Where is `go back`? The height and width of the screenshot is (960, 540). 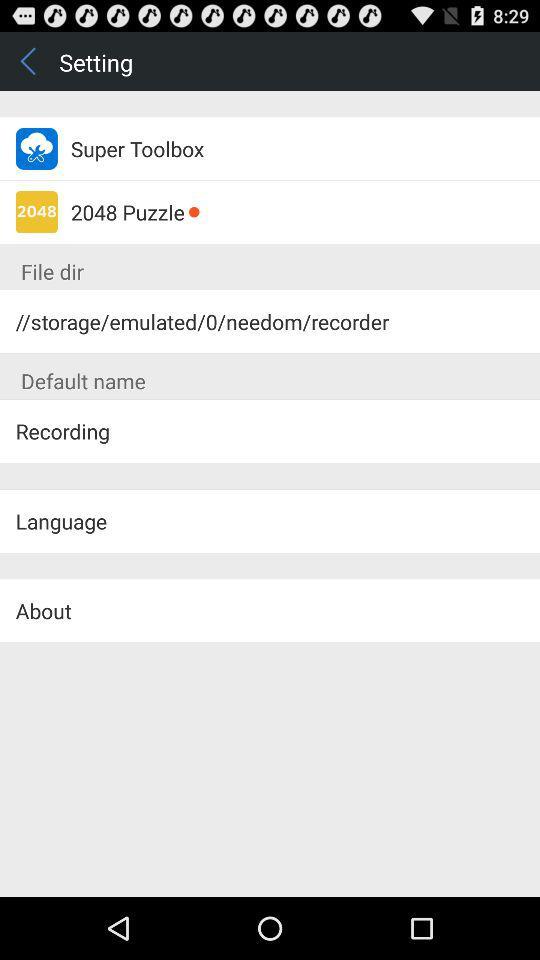
go back is located at coordinates (28, 61).